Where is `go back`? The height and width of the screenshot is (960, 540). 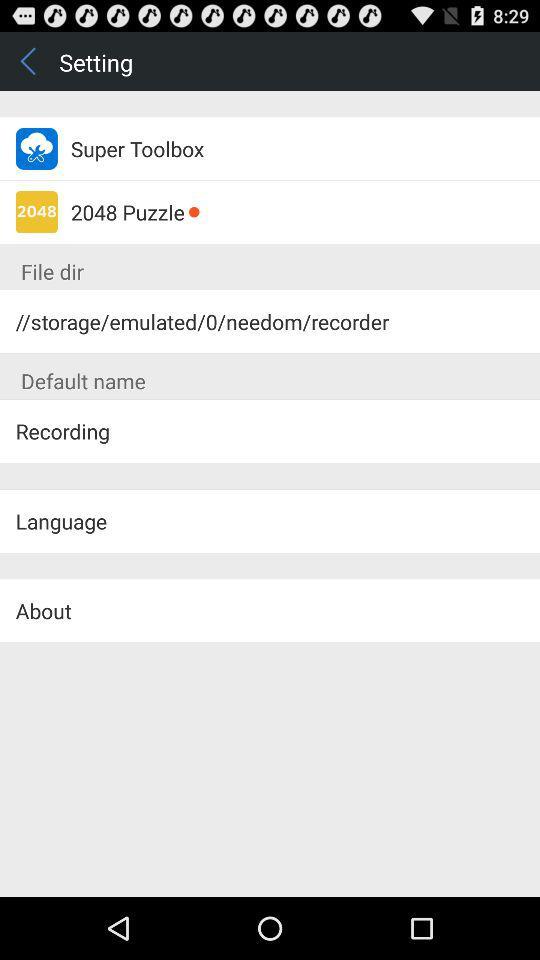
go back is located at coordinates (28, 61).